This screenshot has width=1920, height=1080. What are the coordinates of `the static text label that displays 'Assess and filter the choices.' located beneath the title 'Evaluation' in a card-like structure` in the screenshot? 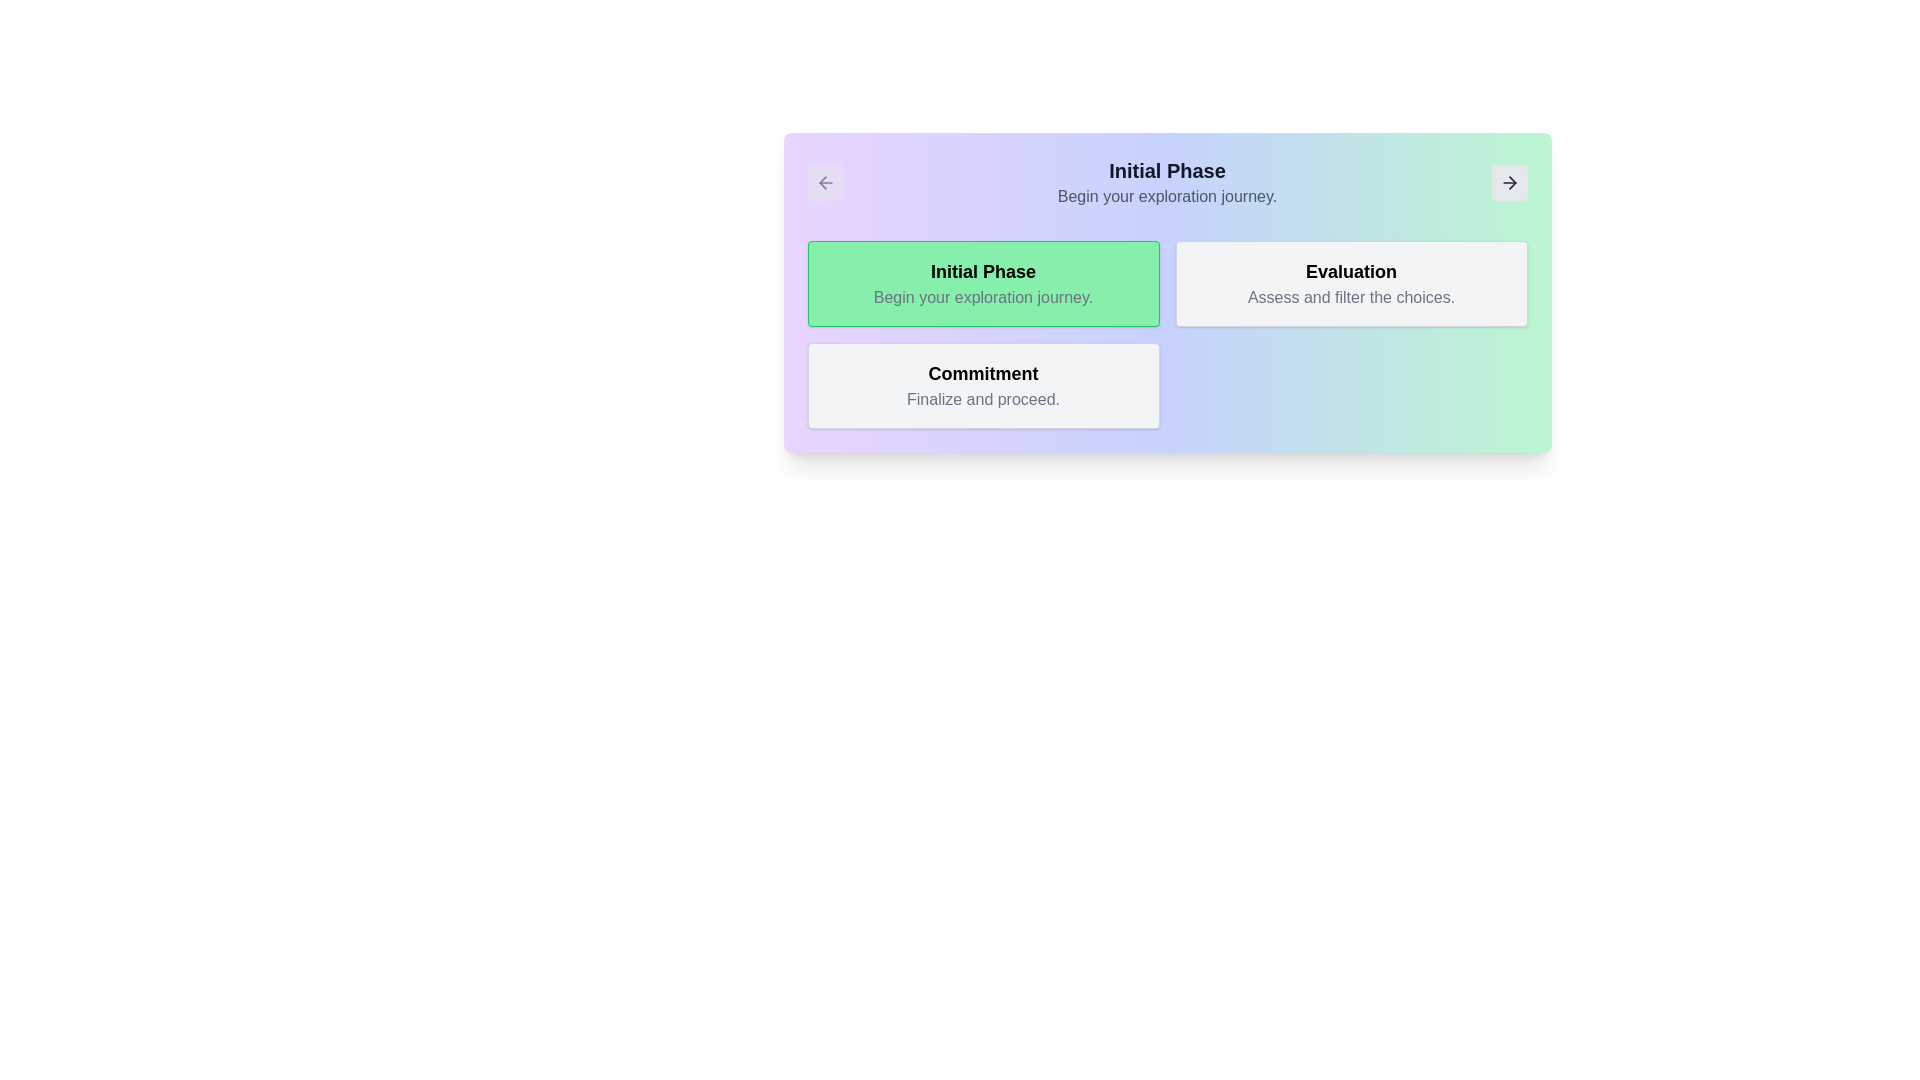 It's located at (1351, 297).